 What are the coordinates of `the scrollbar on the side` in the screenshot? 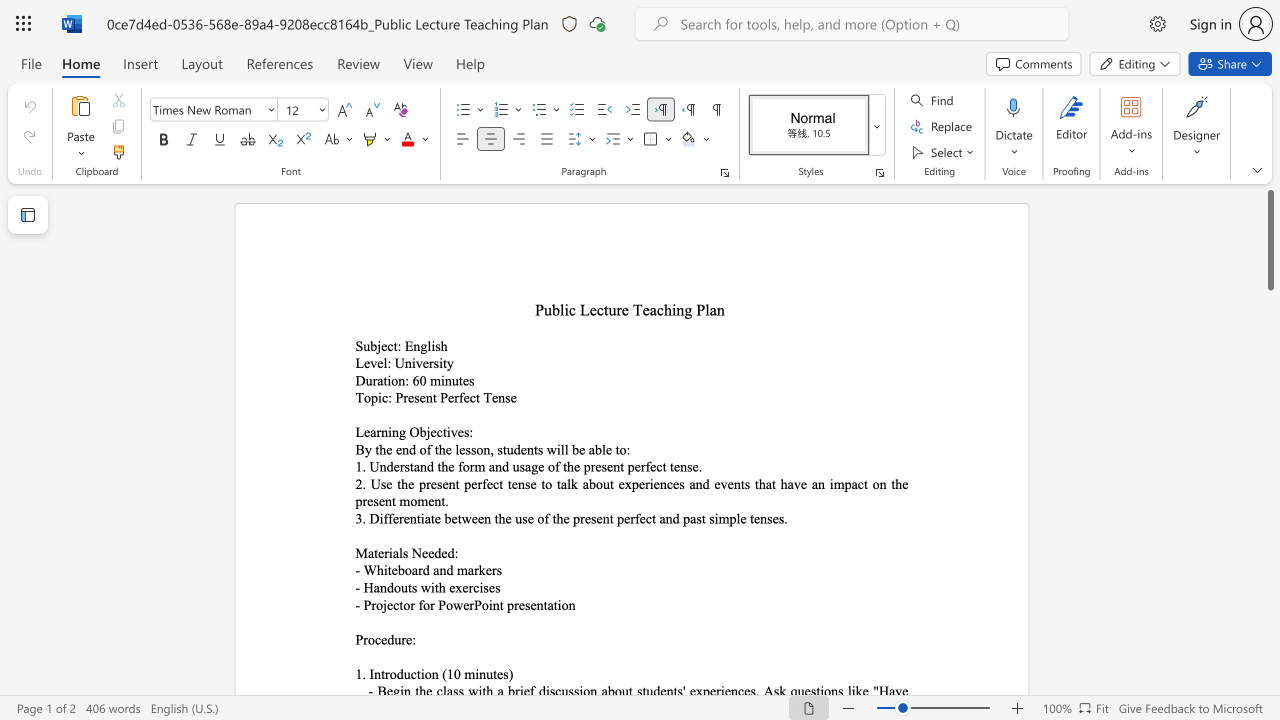 It's located at (1269, 508).